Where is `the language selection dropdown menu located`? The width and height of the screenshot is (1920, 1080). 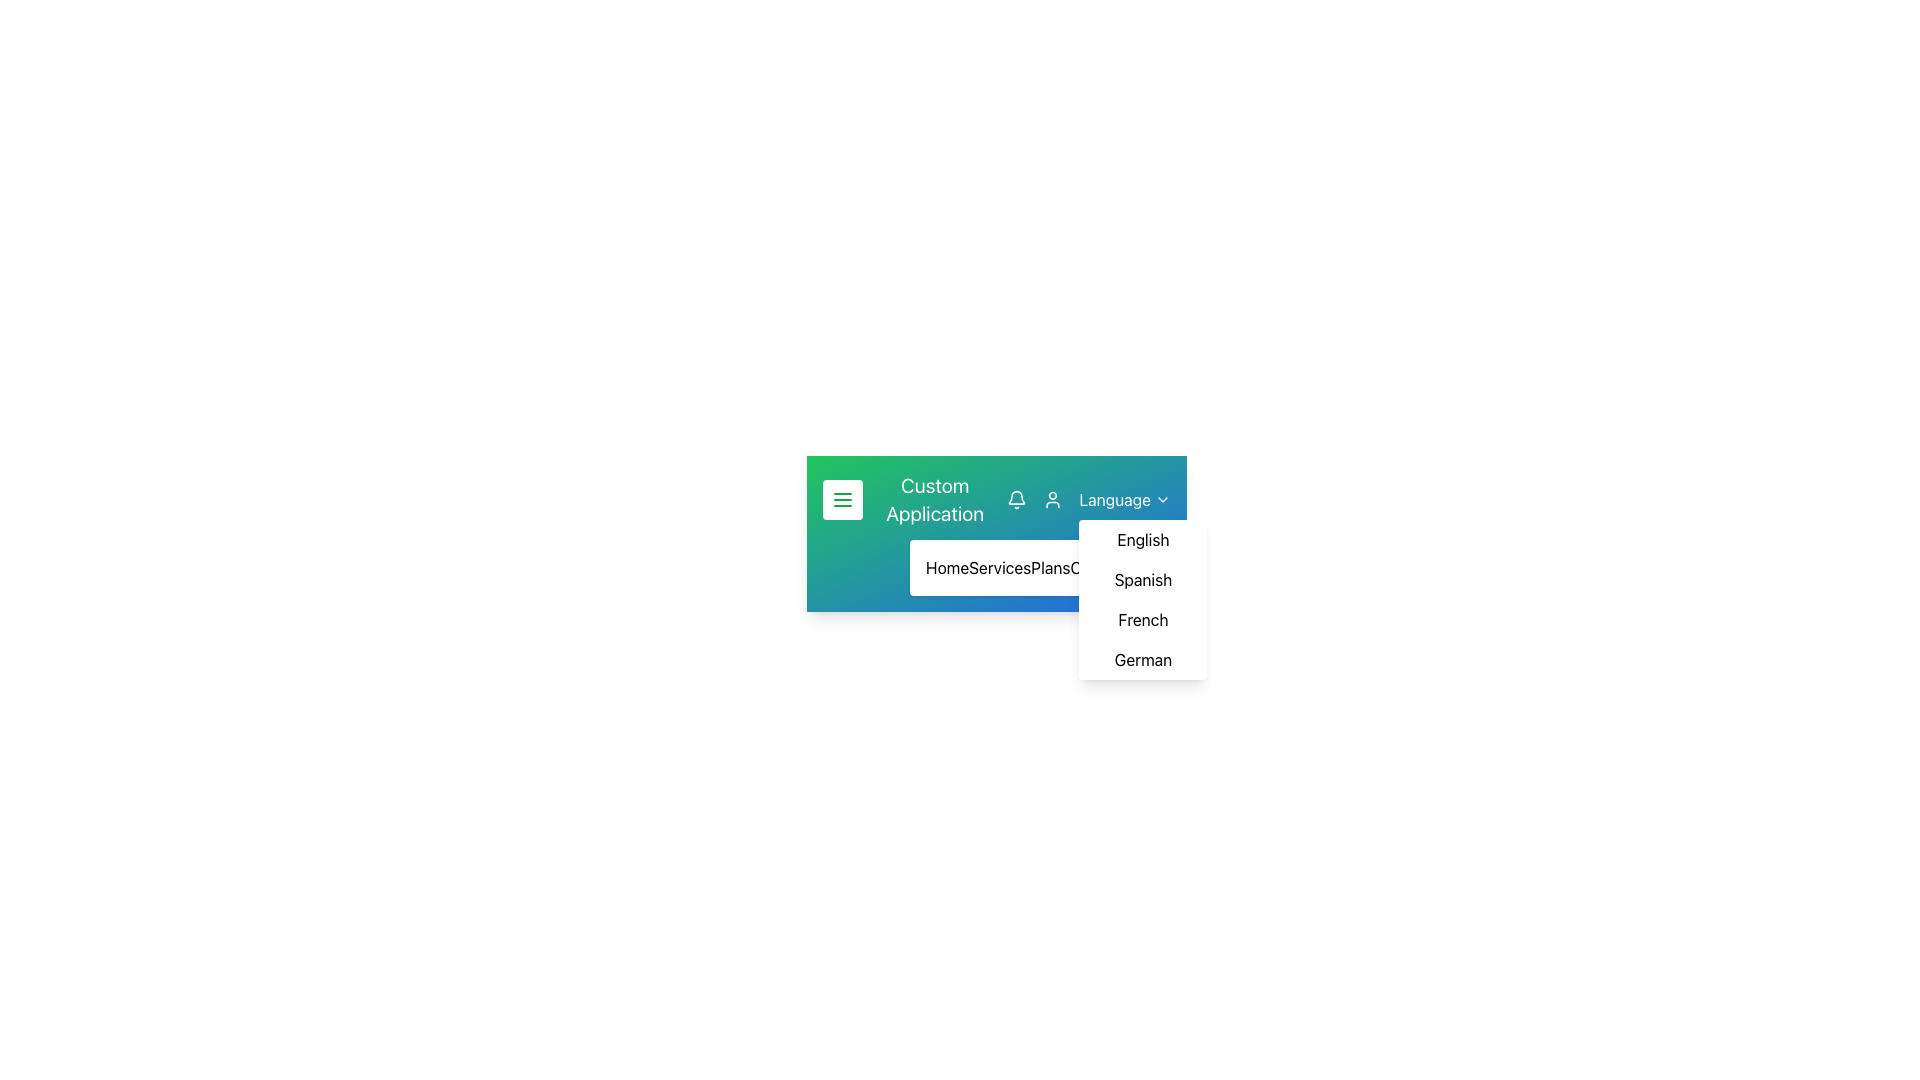 the language selection dropdown menu located is located at coordinates (1124, 499).